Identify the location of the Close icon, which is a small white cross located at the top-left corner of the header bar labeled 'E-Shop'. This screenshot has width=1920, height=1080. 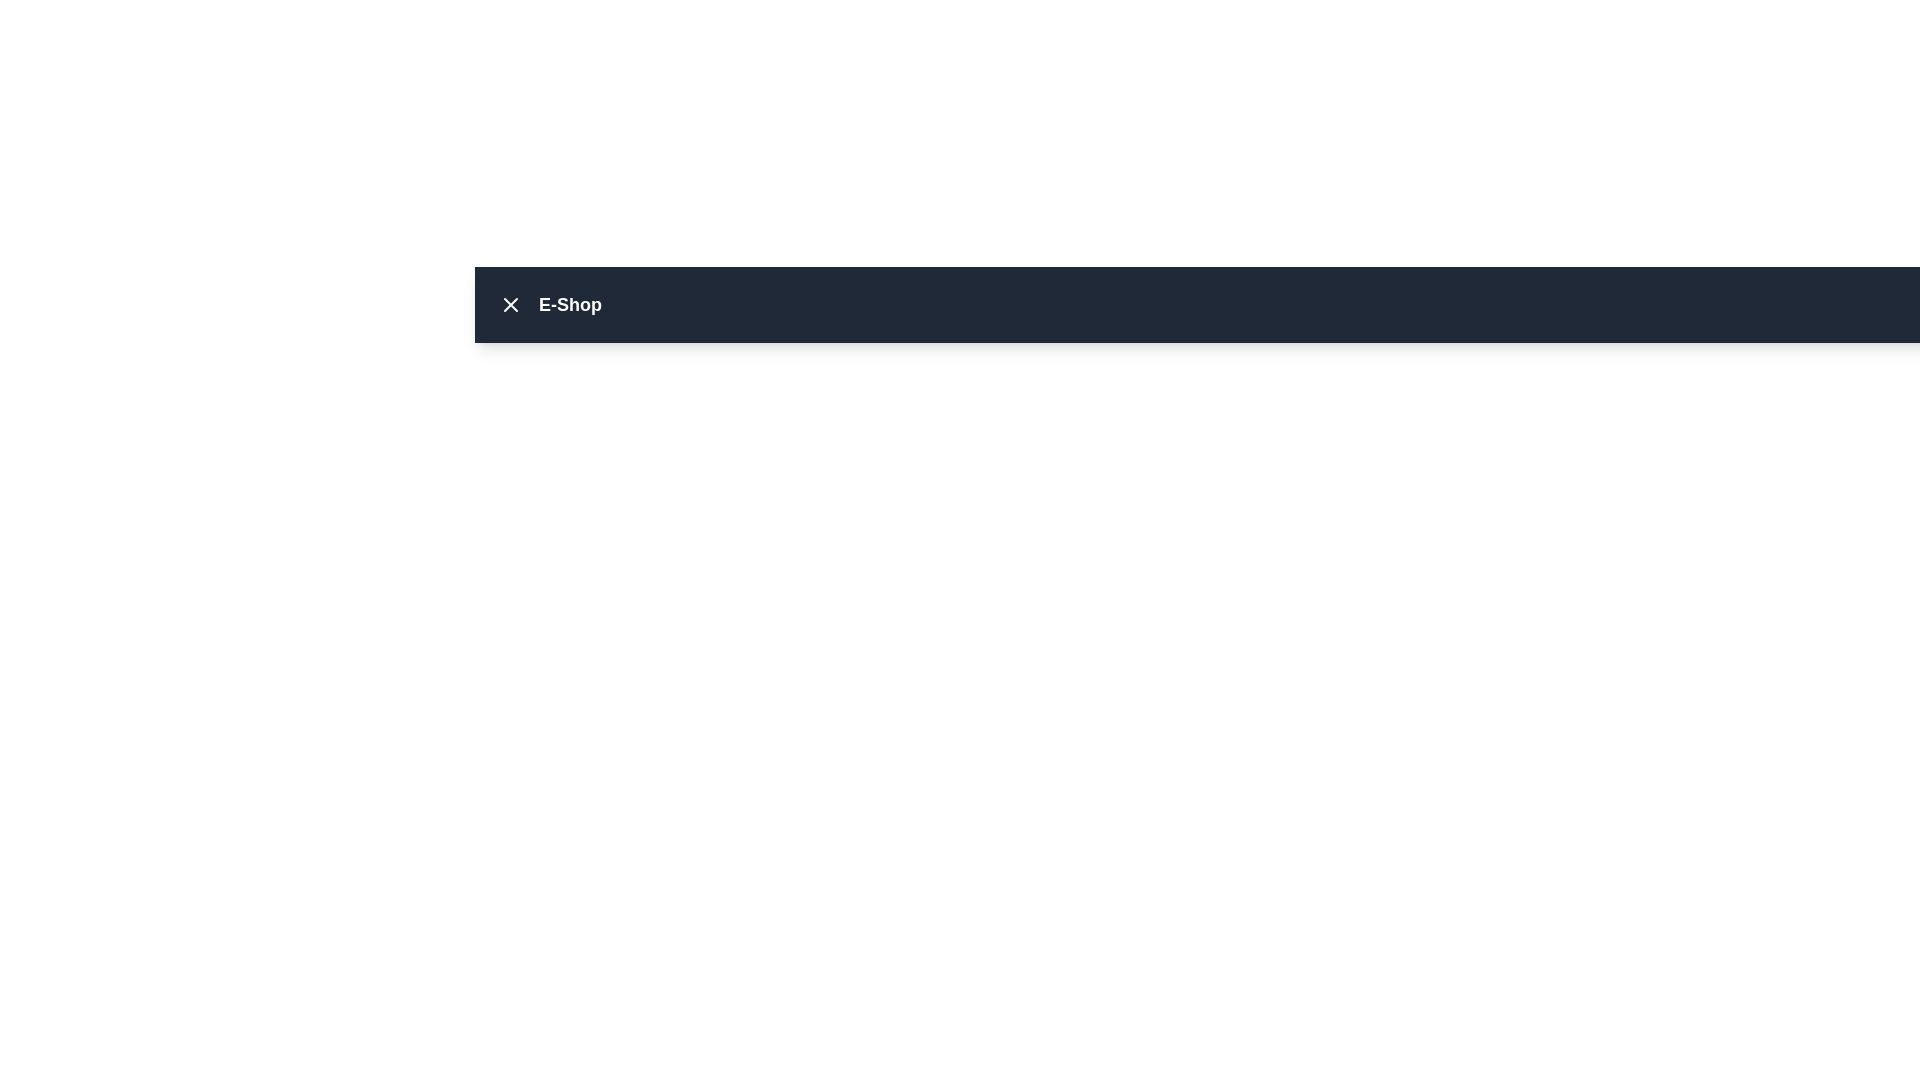
(510, 304).